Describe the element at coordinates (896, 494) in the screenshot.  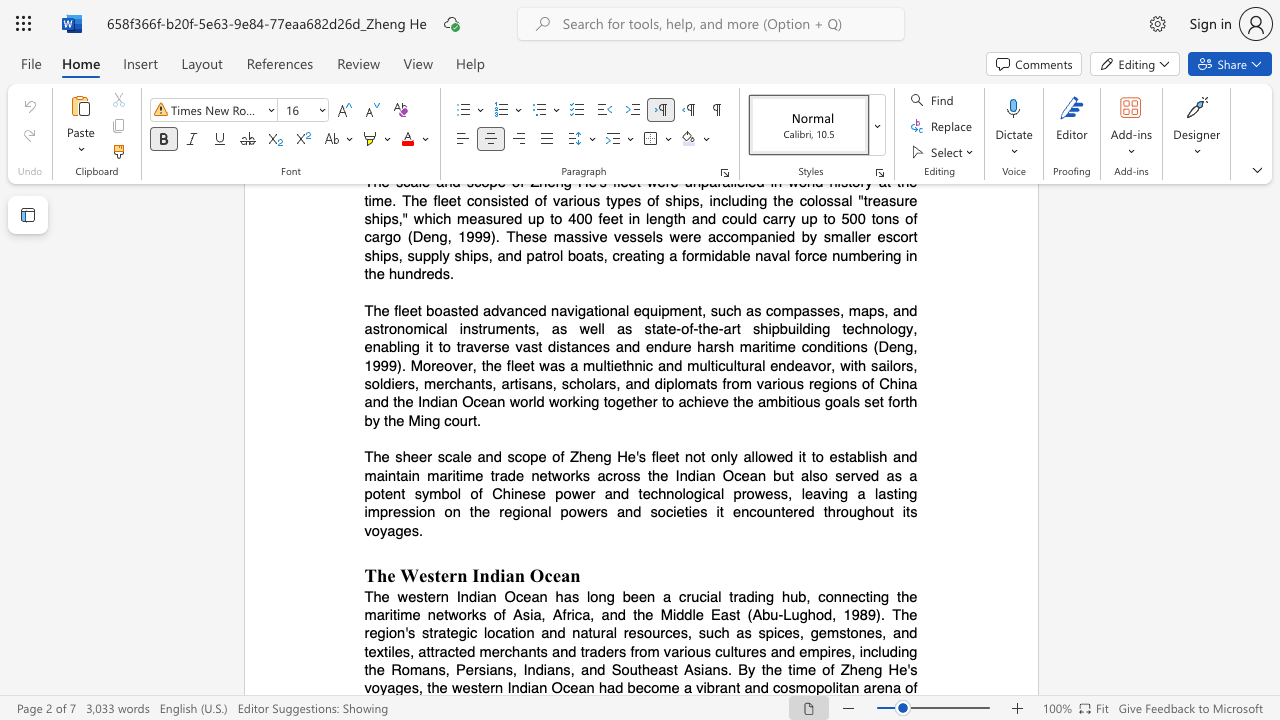
I see `the subset text "ing impress" within the text "a lasting impression"` at that location.